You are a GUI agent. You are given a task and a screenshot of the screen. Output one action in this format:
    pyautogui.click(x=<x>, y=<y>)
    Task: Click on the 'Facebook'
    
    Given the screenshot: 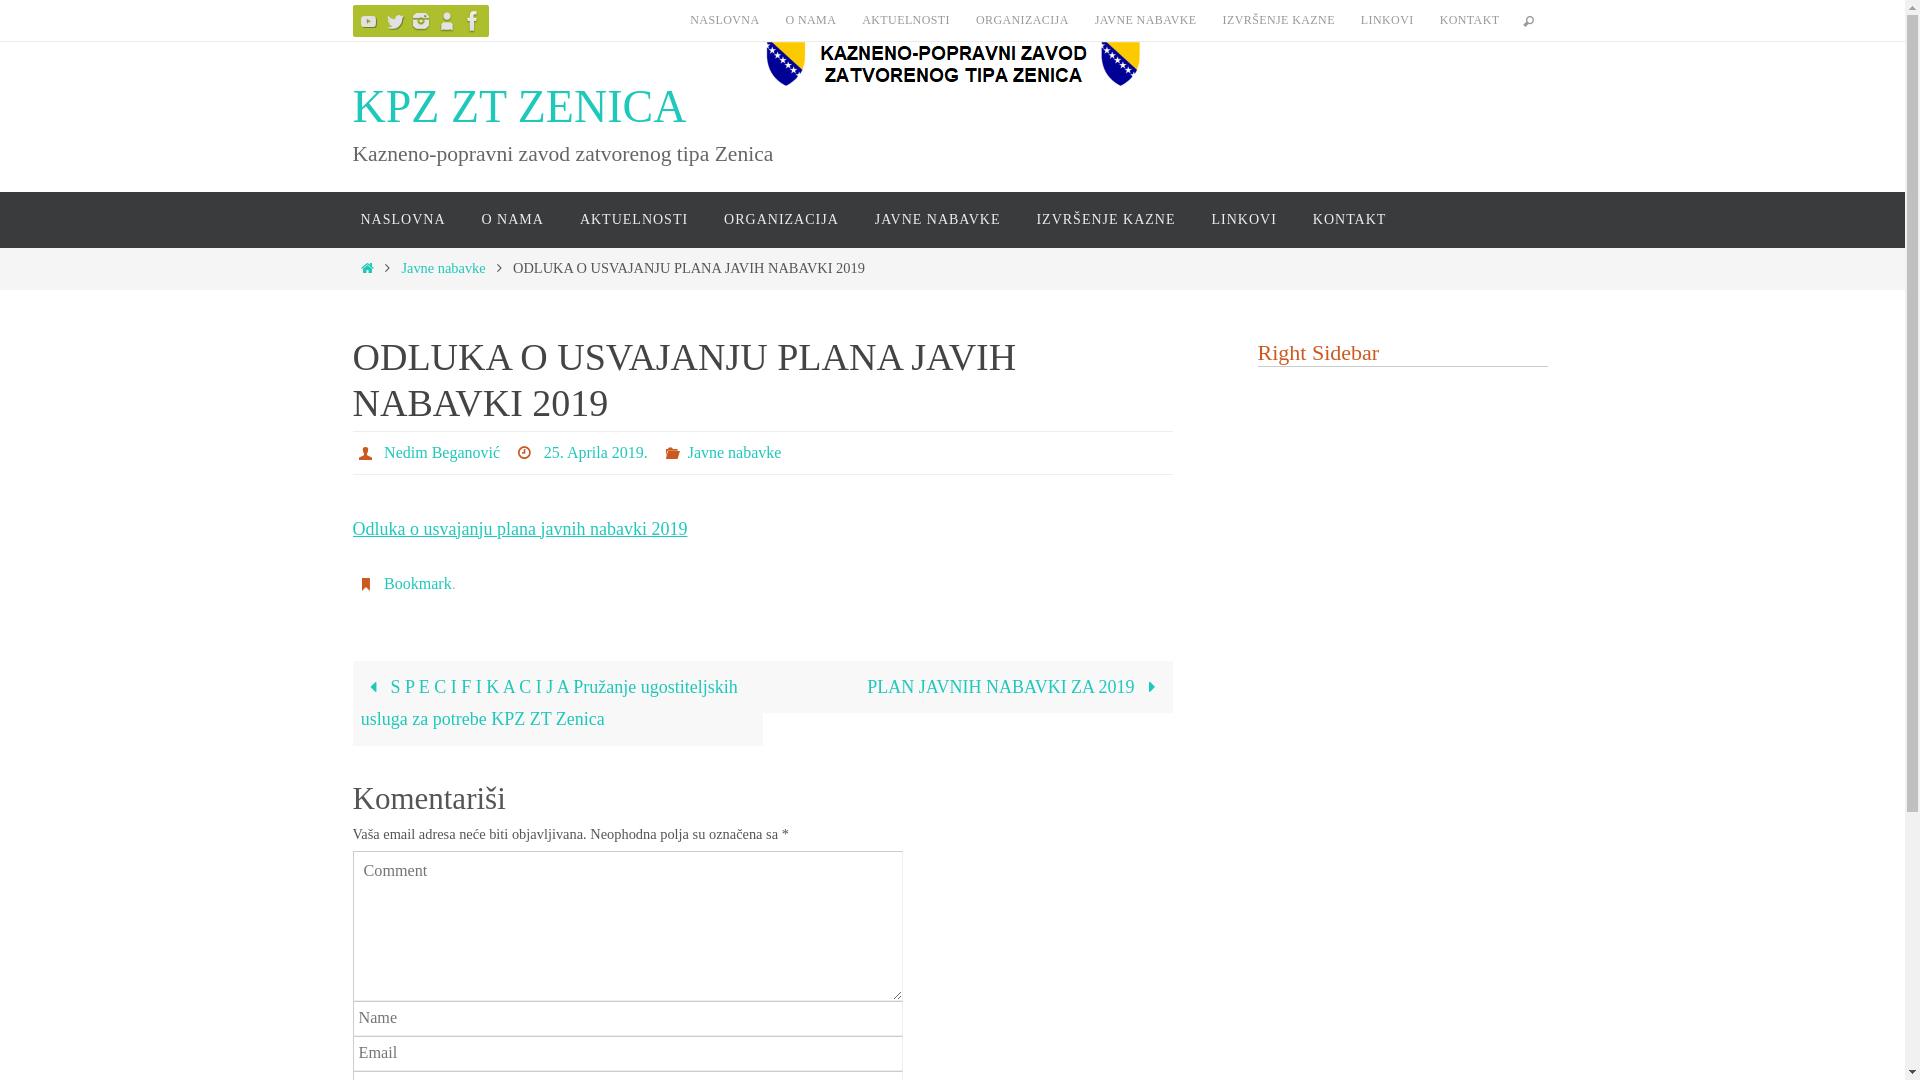 What is the action you would take?
    pyautogui.click(x=455, y=20)
    